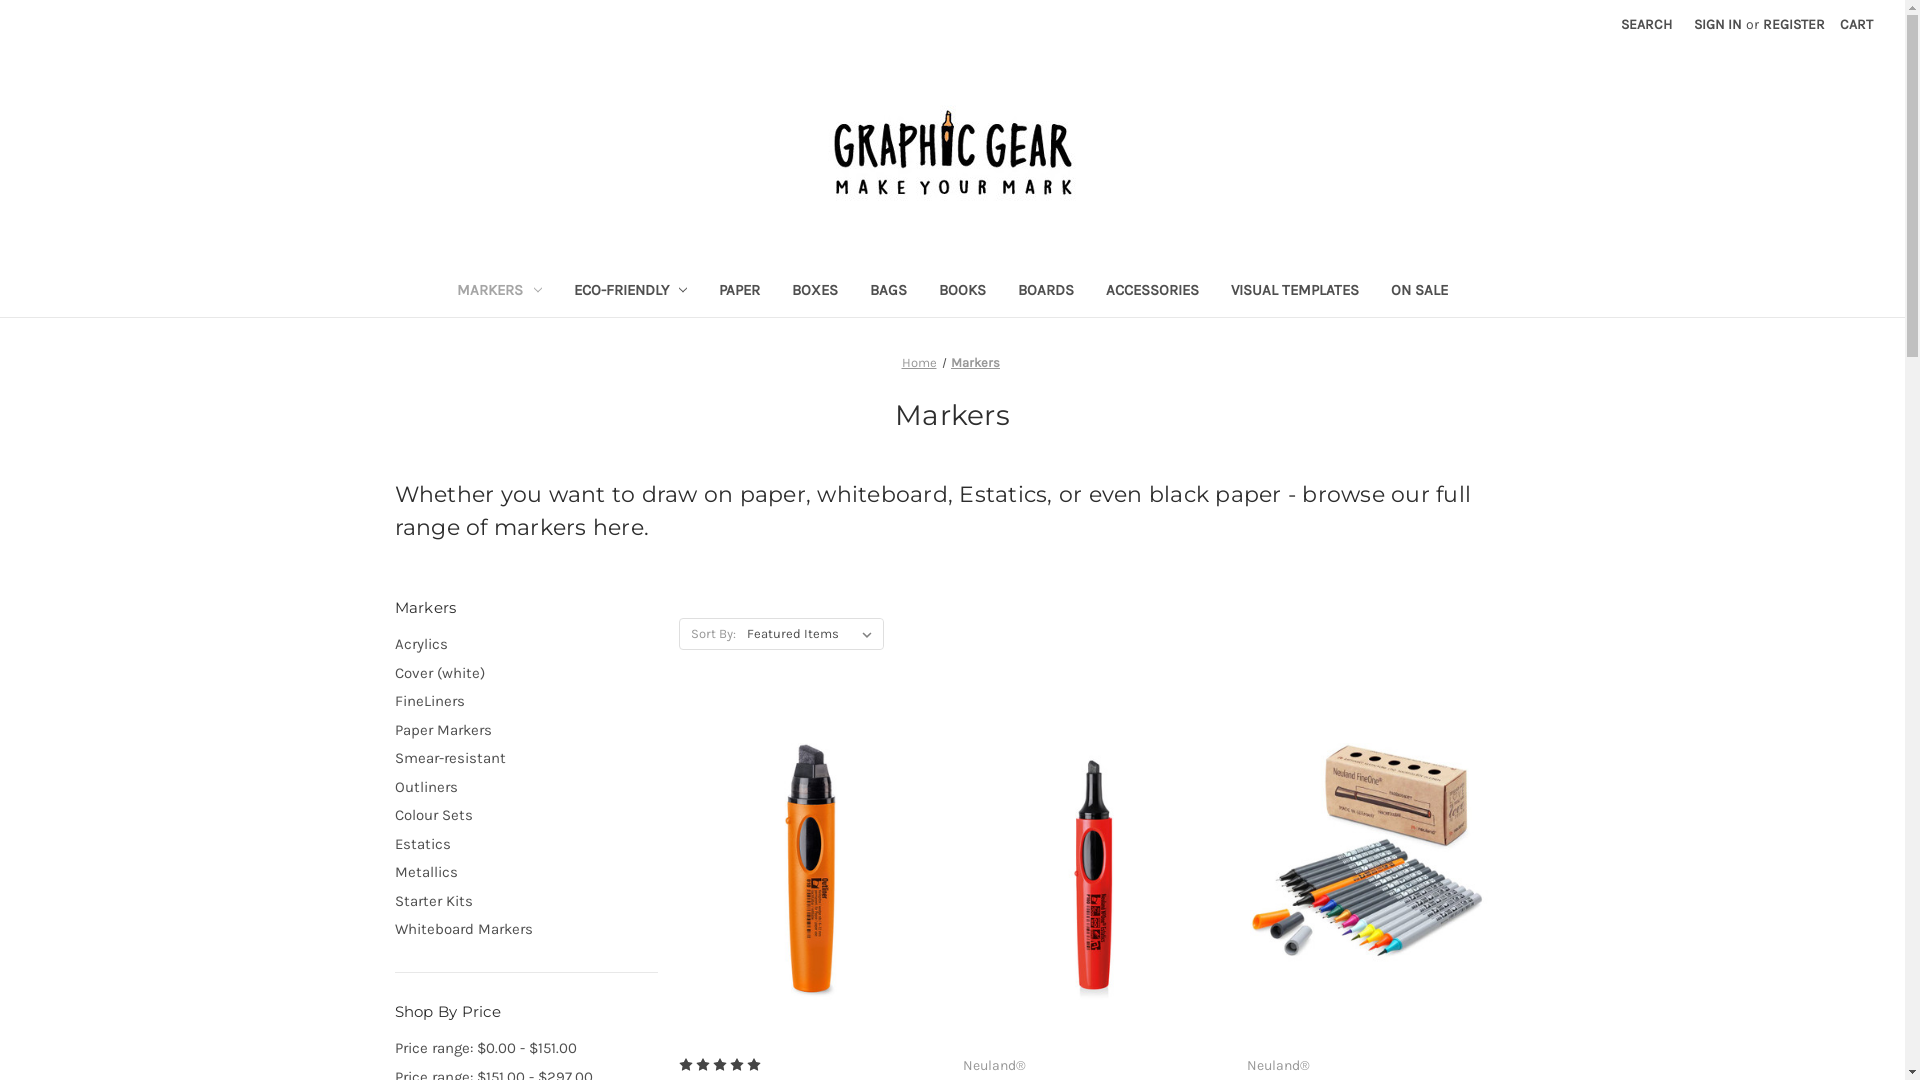 The image size is (1920, 1080). What do you see at coordinates (525, 758) in the screenshot?
I see `'Smear-resistant'` at bounding box center [525, 758].